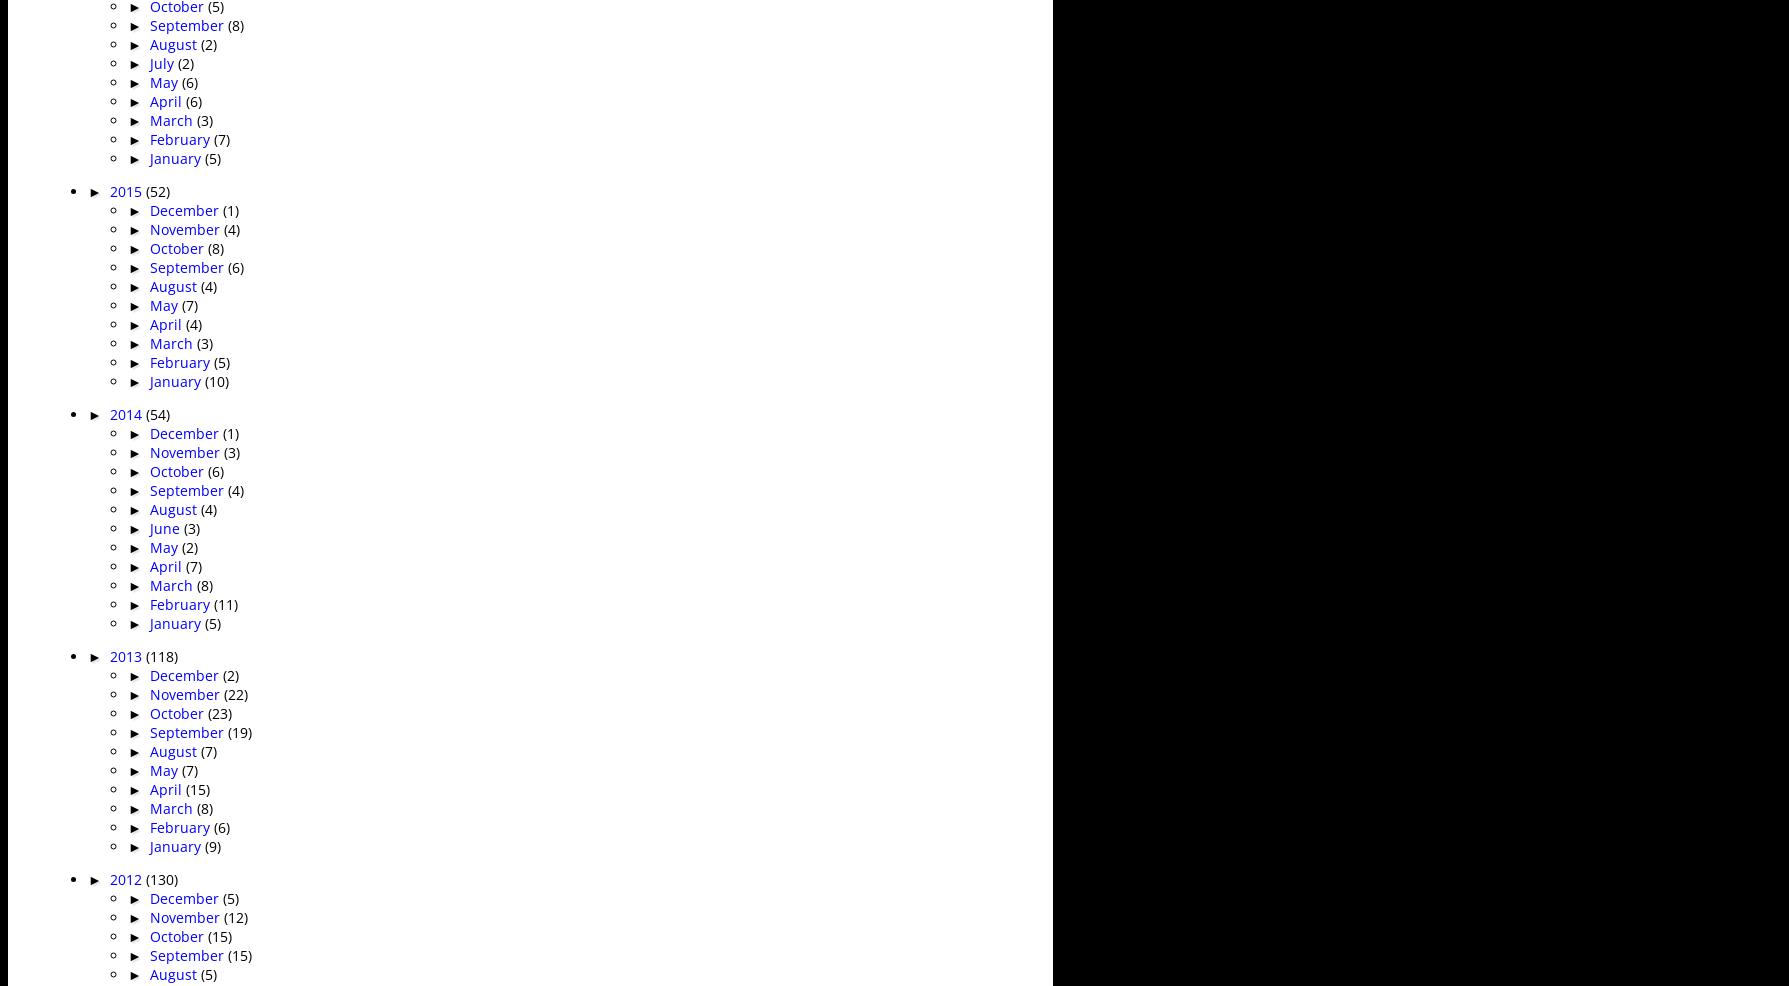  Describe the element at coordinates (218, 711) in the screenshot. I see `'(23)'` at that location.